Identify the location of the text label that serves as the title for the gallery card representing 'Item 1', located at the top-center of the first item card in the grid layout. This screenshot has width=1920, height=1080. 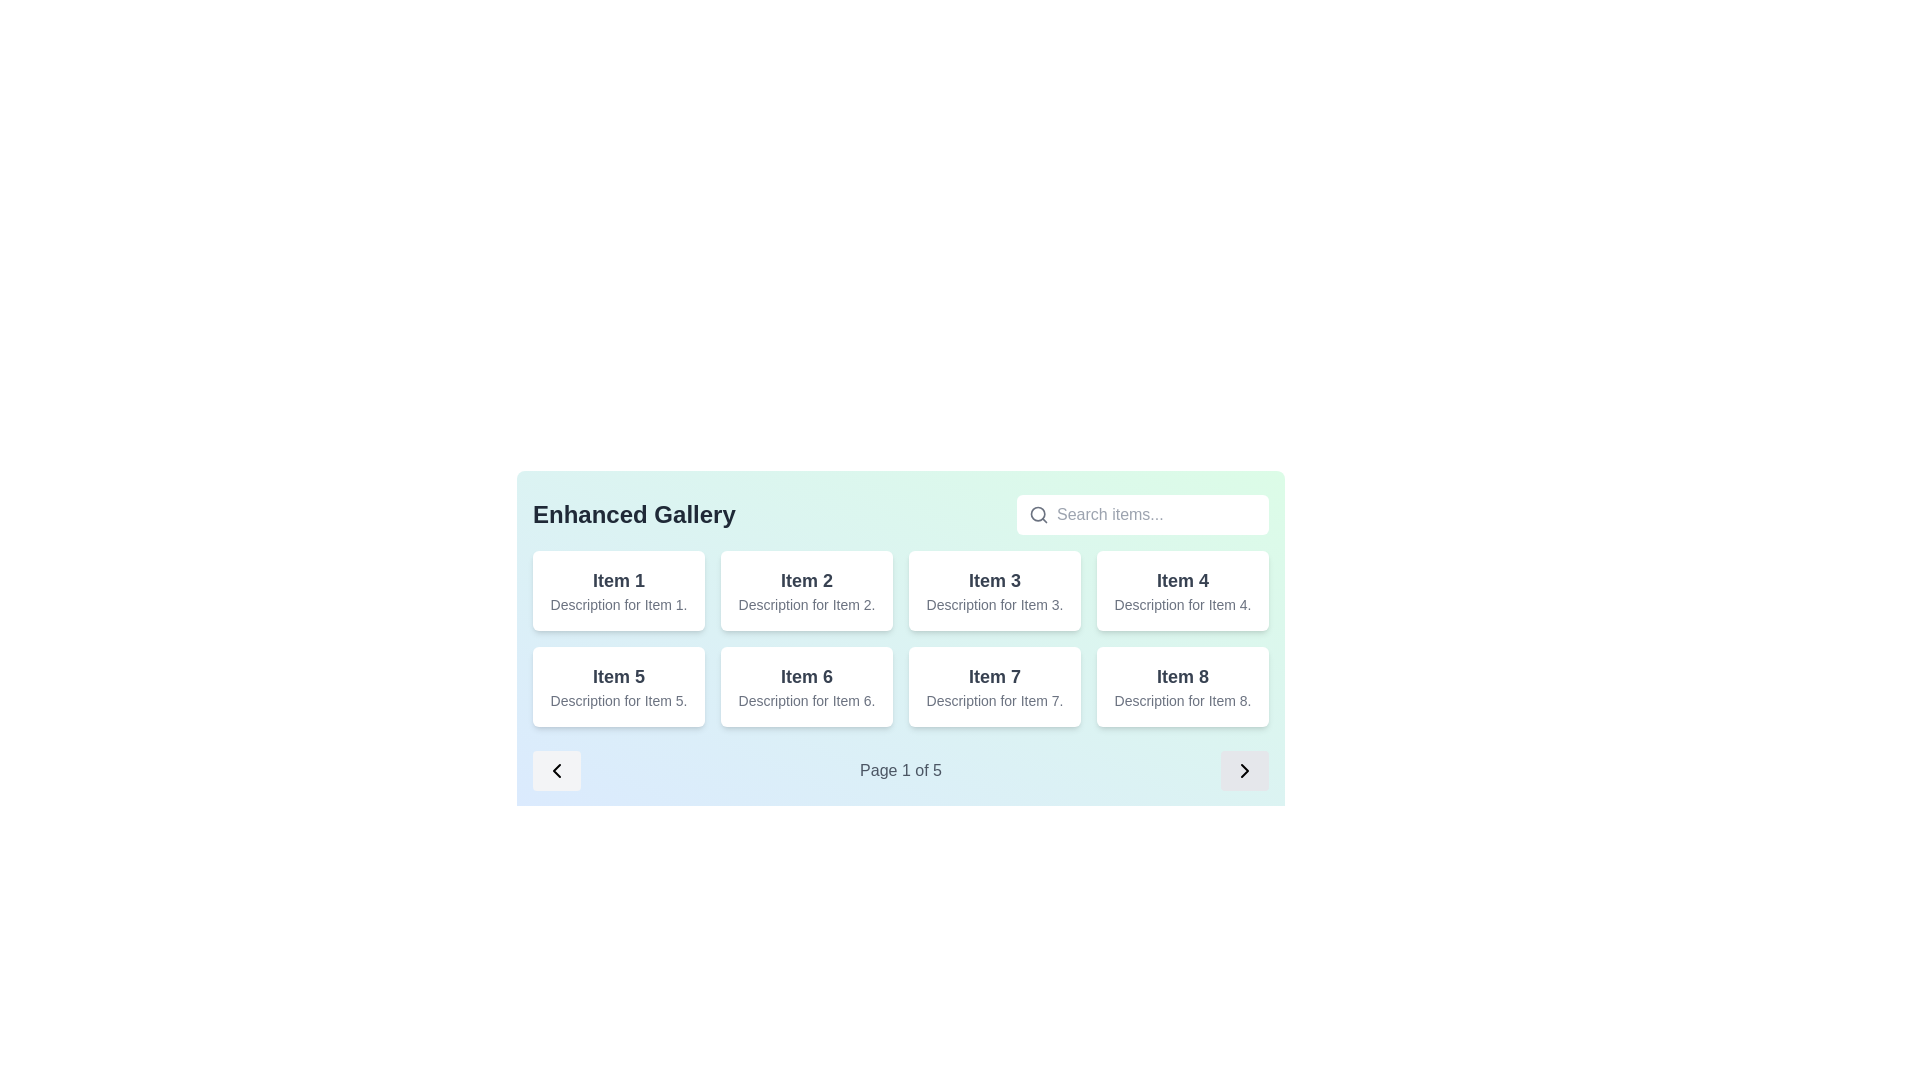
(618, 581).